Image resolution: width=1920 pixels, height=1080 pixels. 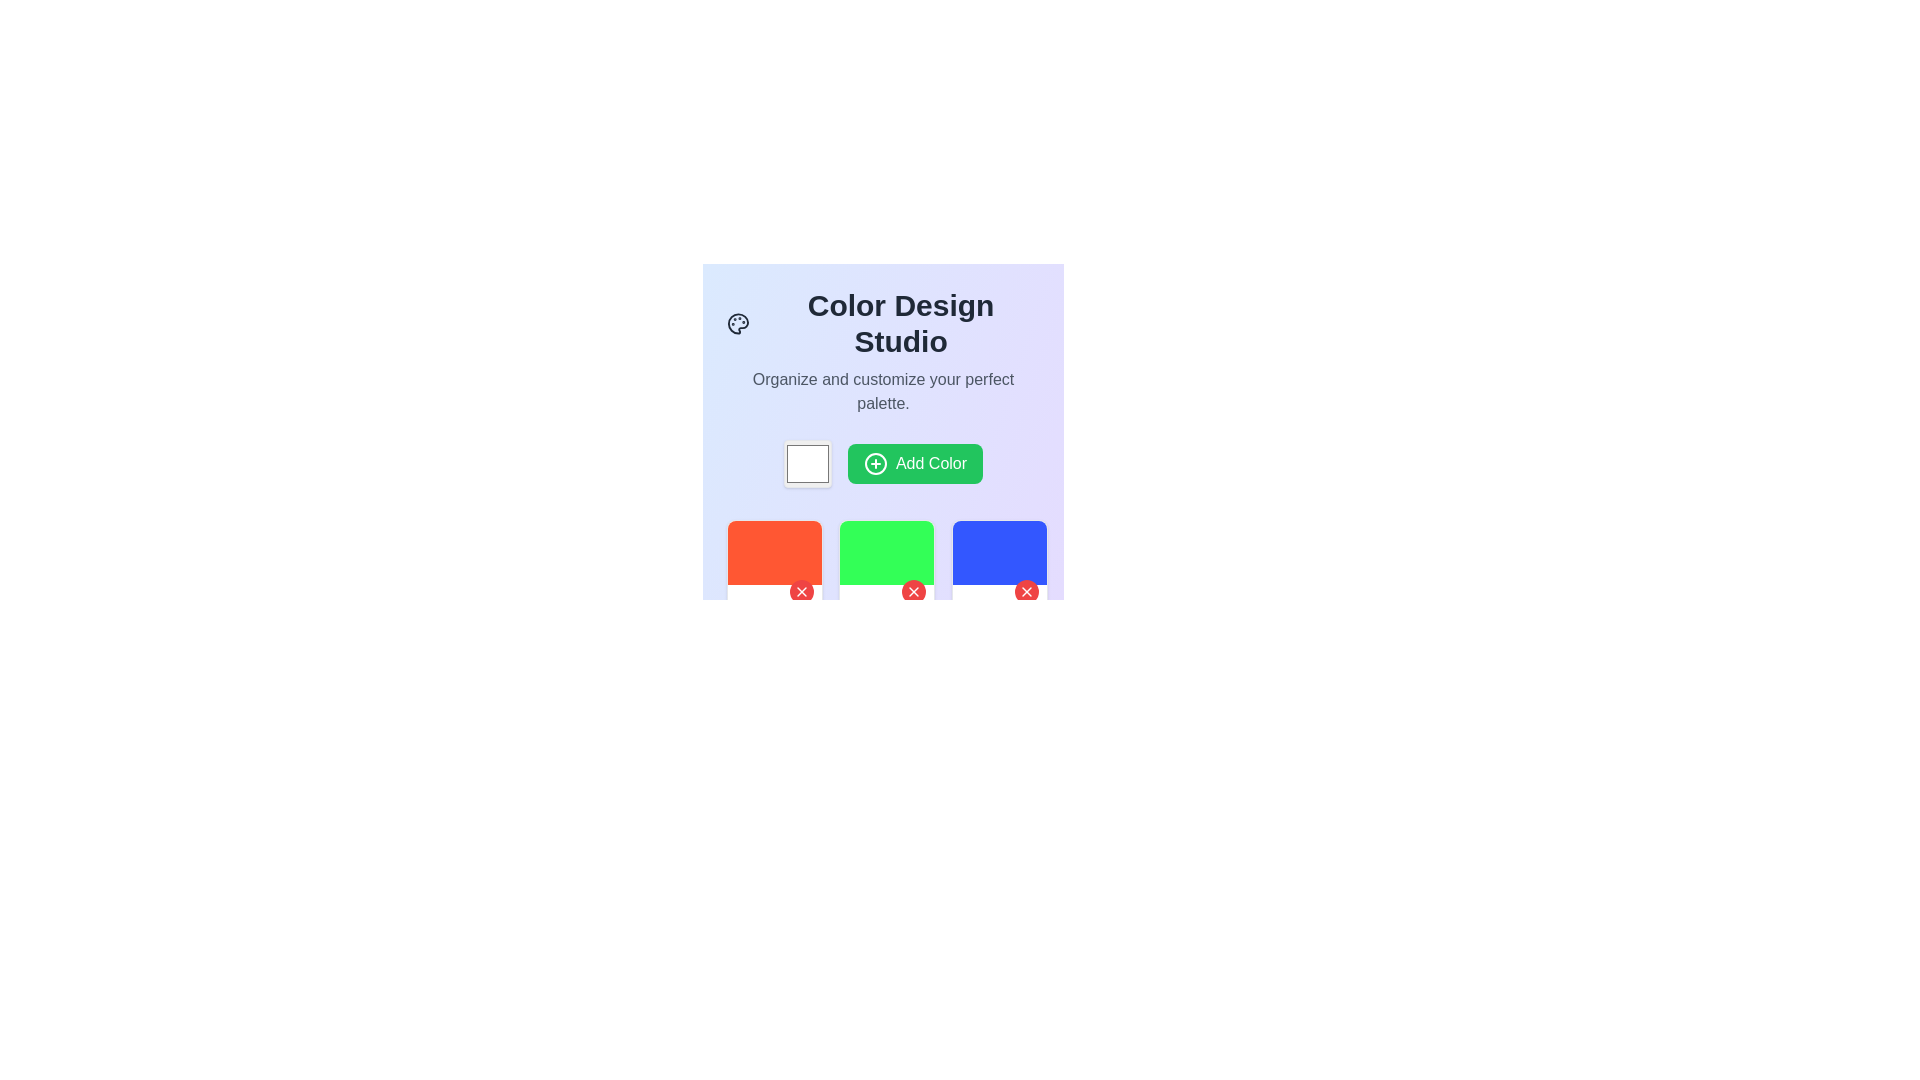 What do you see at coordinates (875, 463) in the screenshot?
I see `the interactive circle icon located to the left of the 'Add Color' green button` at bounding box center [875, 463].